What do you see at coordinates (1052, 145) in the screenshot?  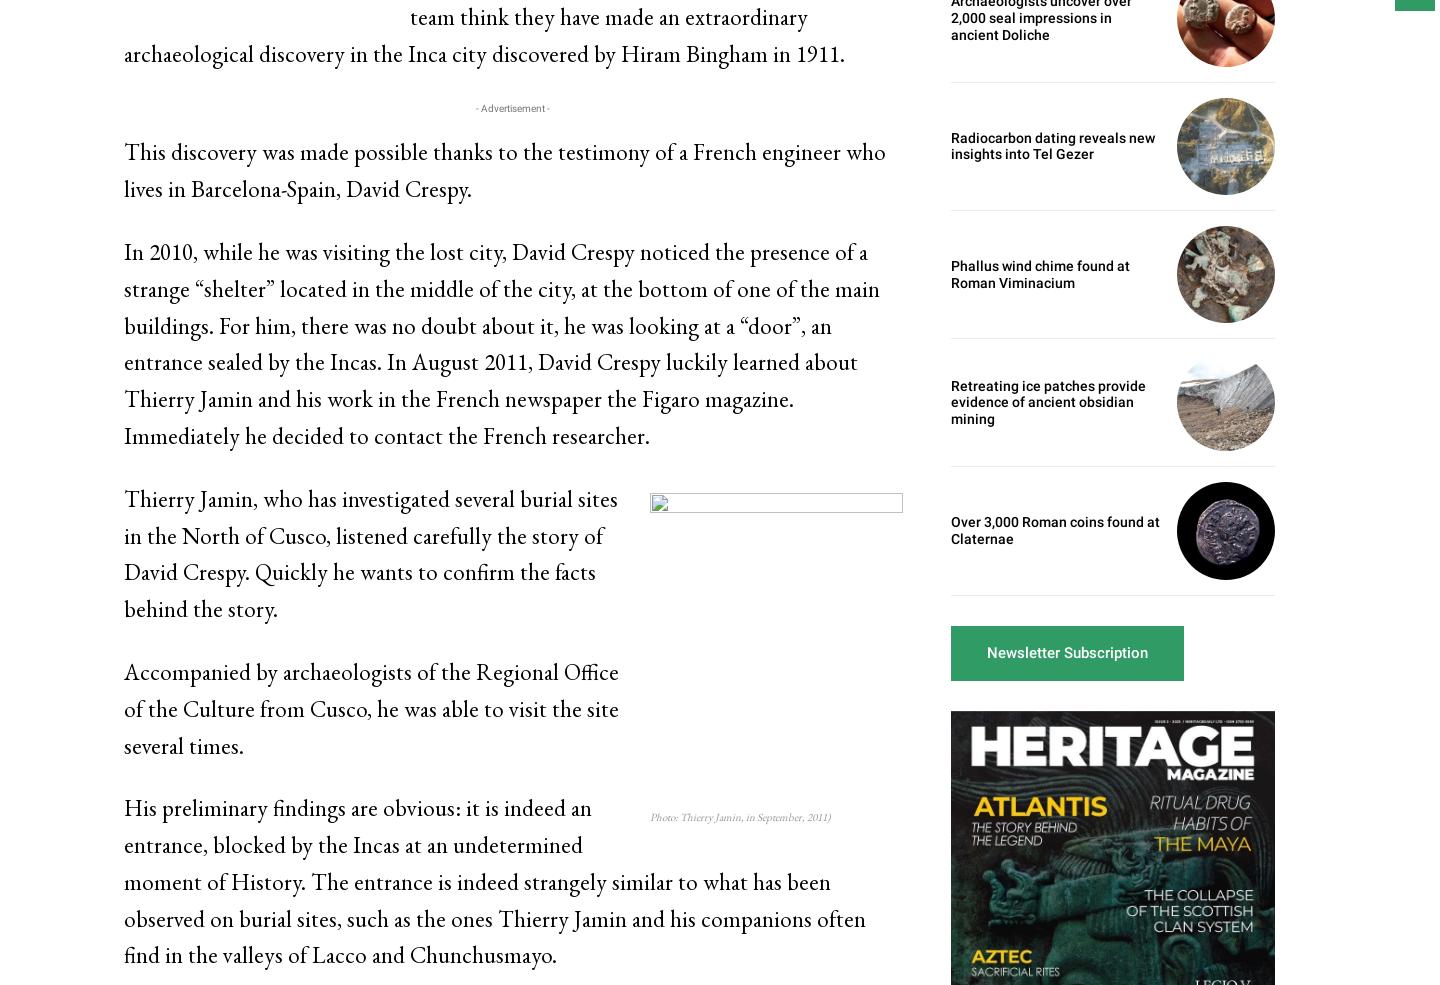 I see `'Radiocarbon dating reveals new insights into Tel Gezer'` at bounding box center [1052, 145].